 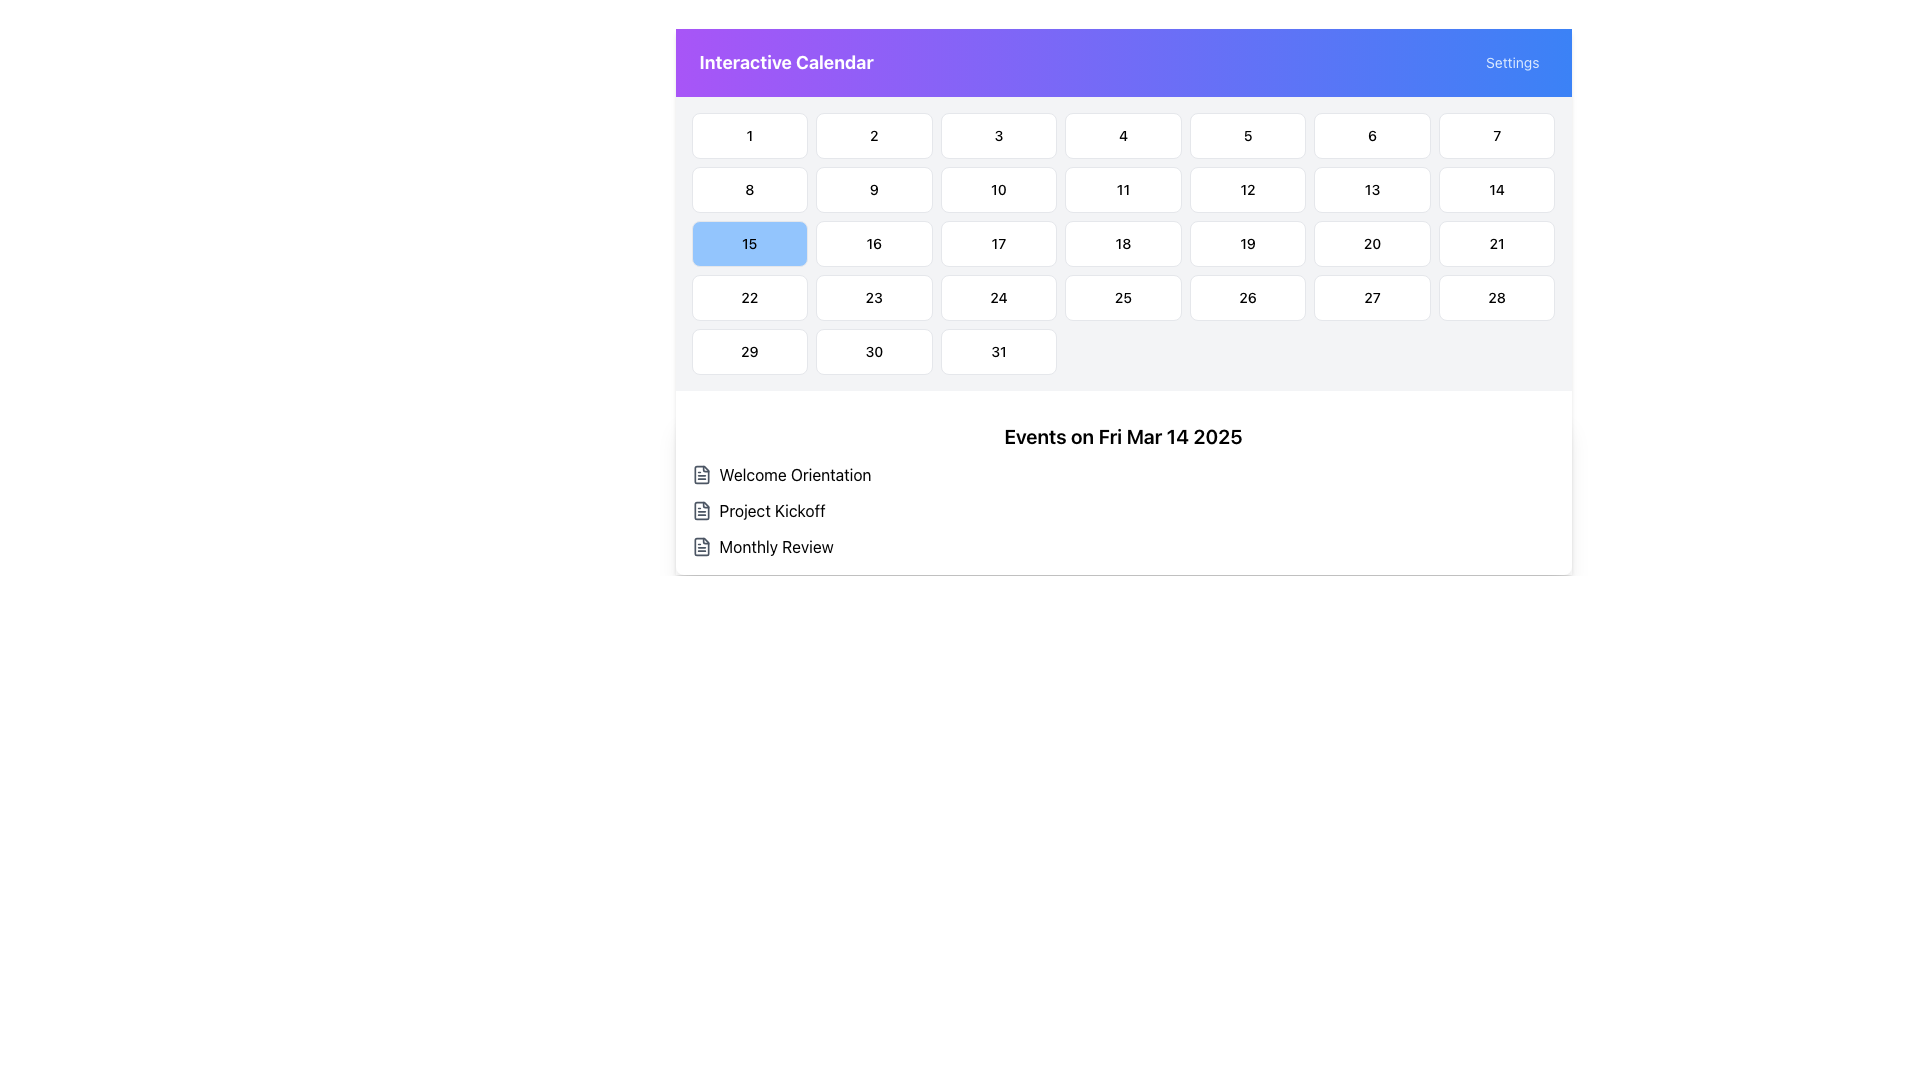 I want to click on the button representing the 4th day of the calendar located in the first row and fourth column, so click(x=1123, y=135).